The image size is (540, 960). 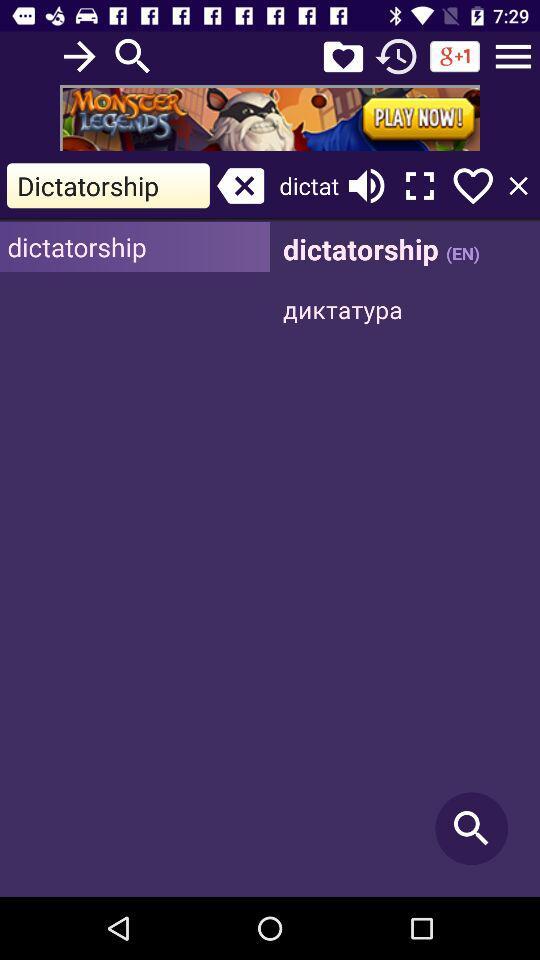 I want to click on refresh page, so click(x=396, y=55).